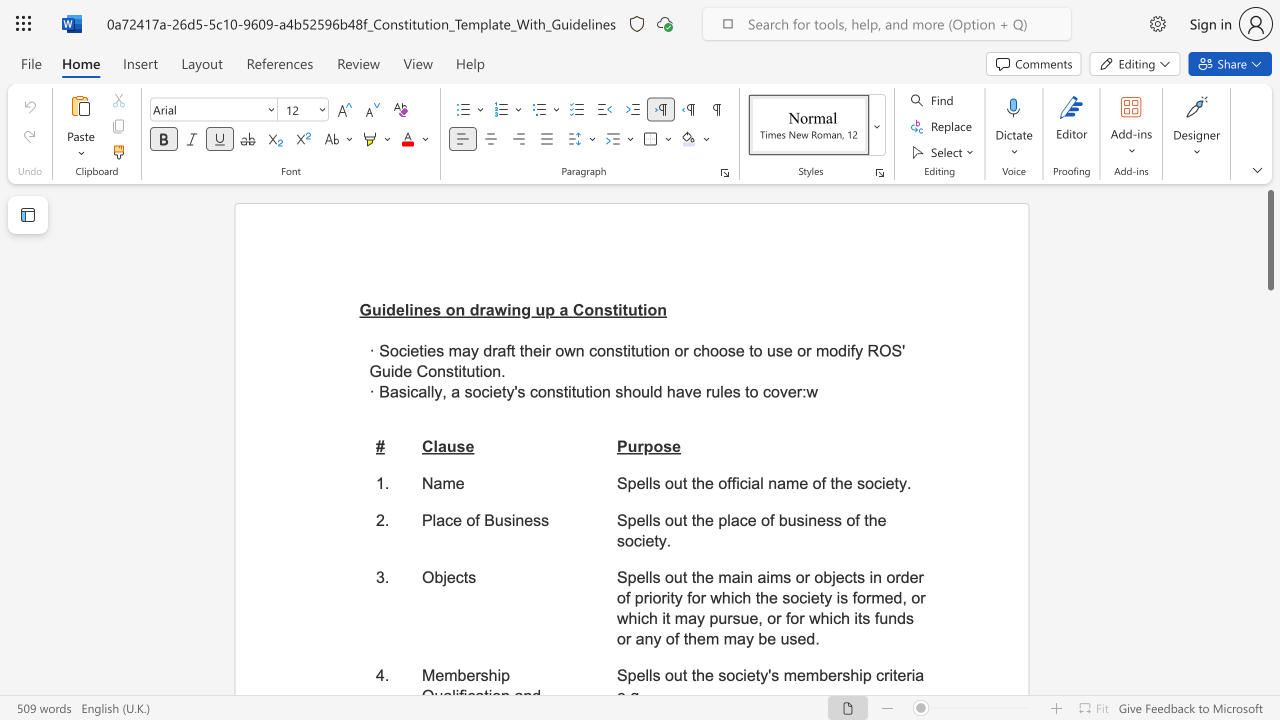 This screenshot has width=1280, height=720. I want to click on the scrollbar to scroll the page down, so click(1269, 670).